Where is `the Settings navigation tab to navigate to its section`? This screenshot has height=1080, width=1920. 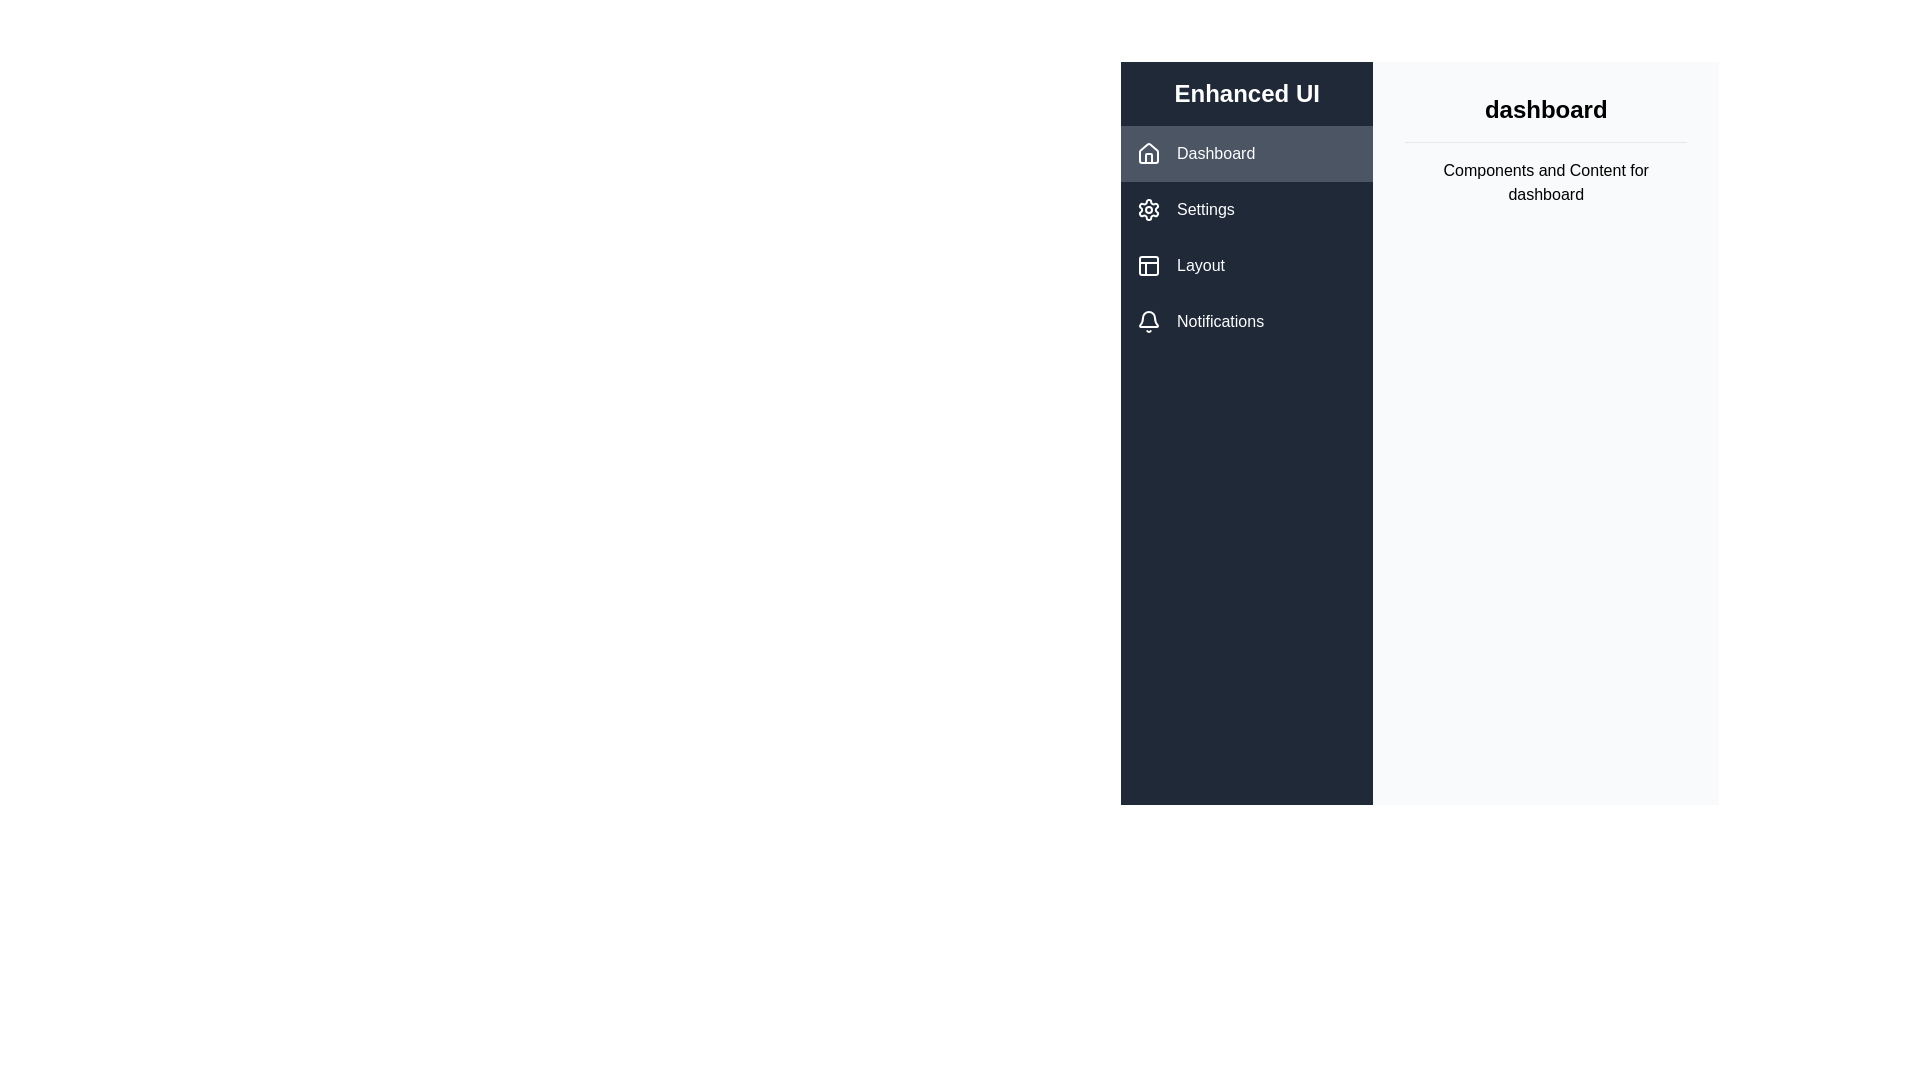 the Settings navigation tab to navigate to its section is located at coordinates (1246, 209).